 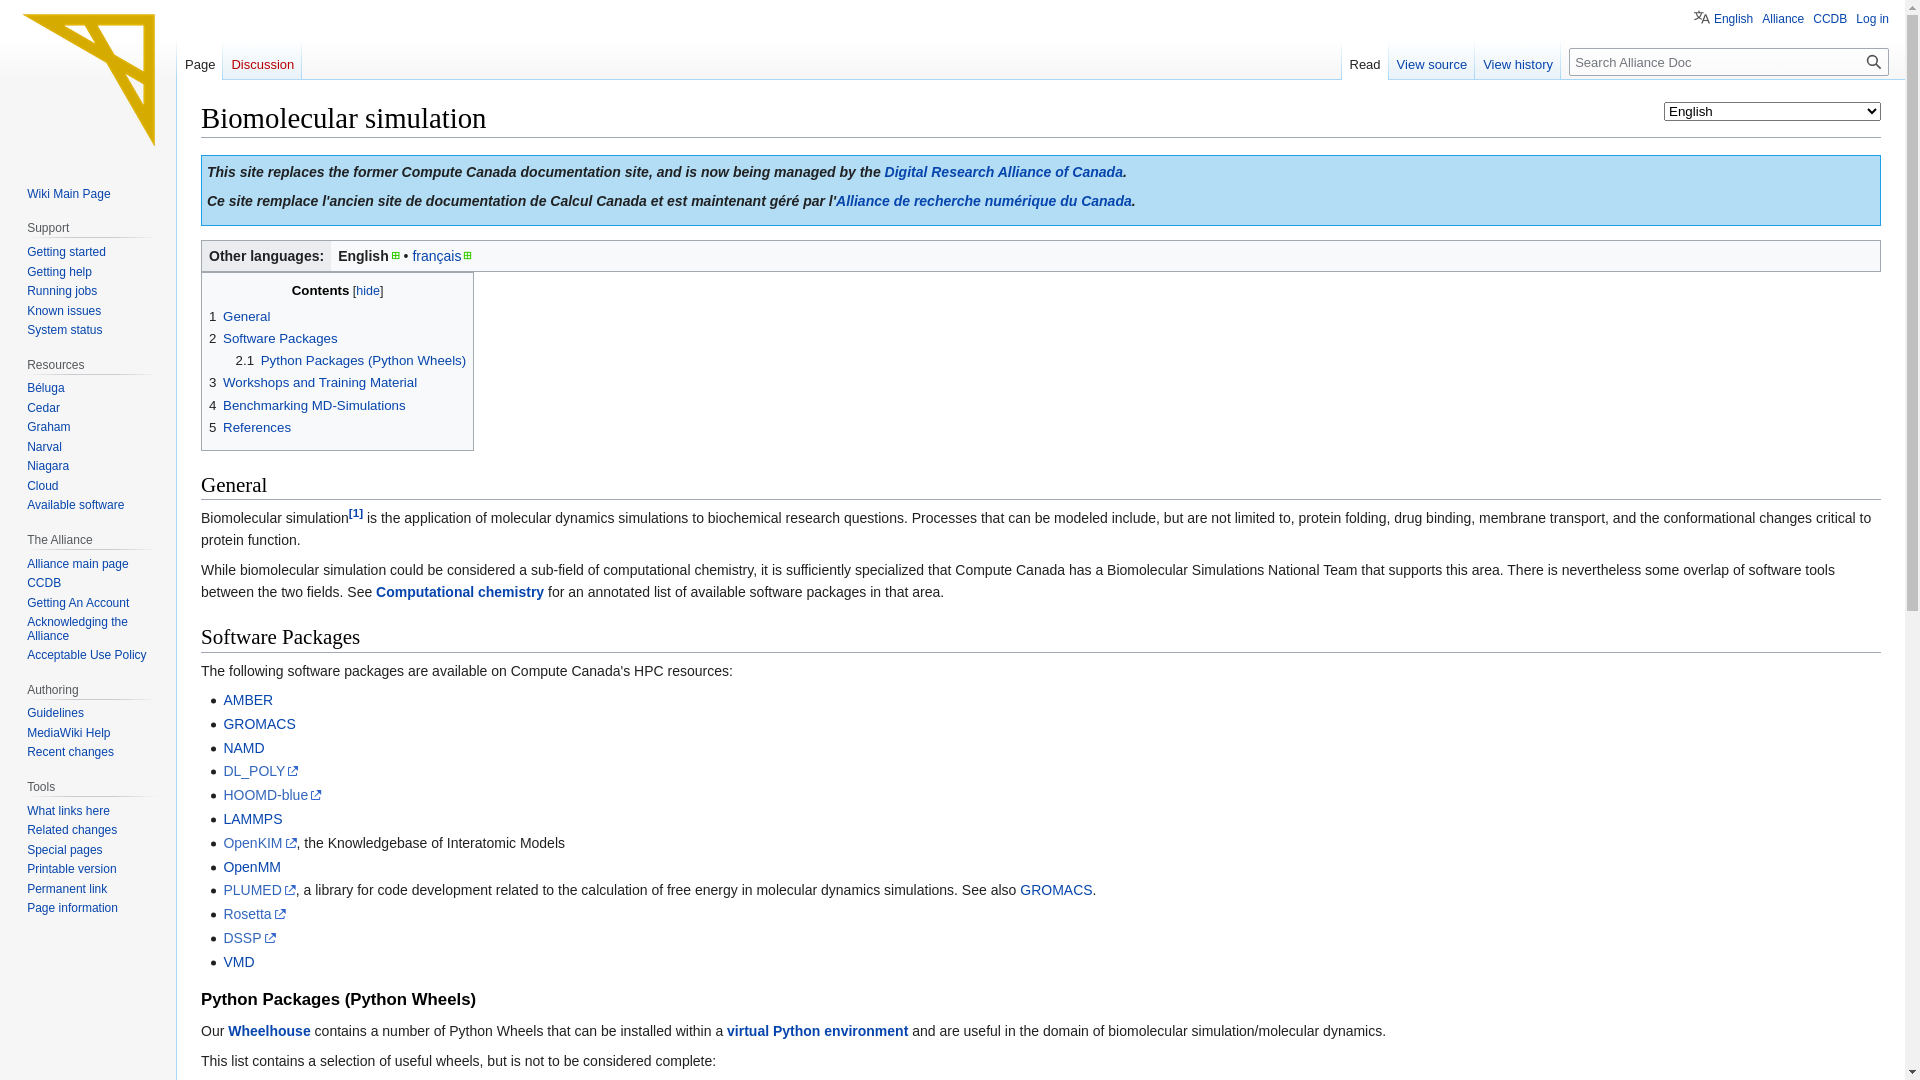 What do you see at coordinates (64, 329) in the screenshot?
I see `'System status'` at bounding box center [64, 329].